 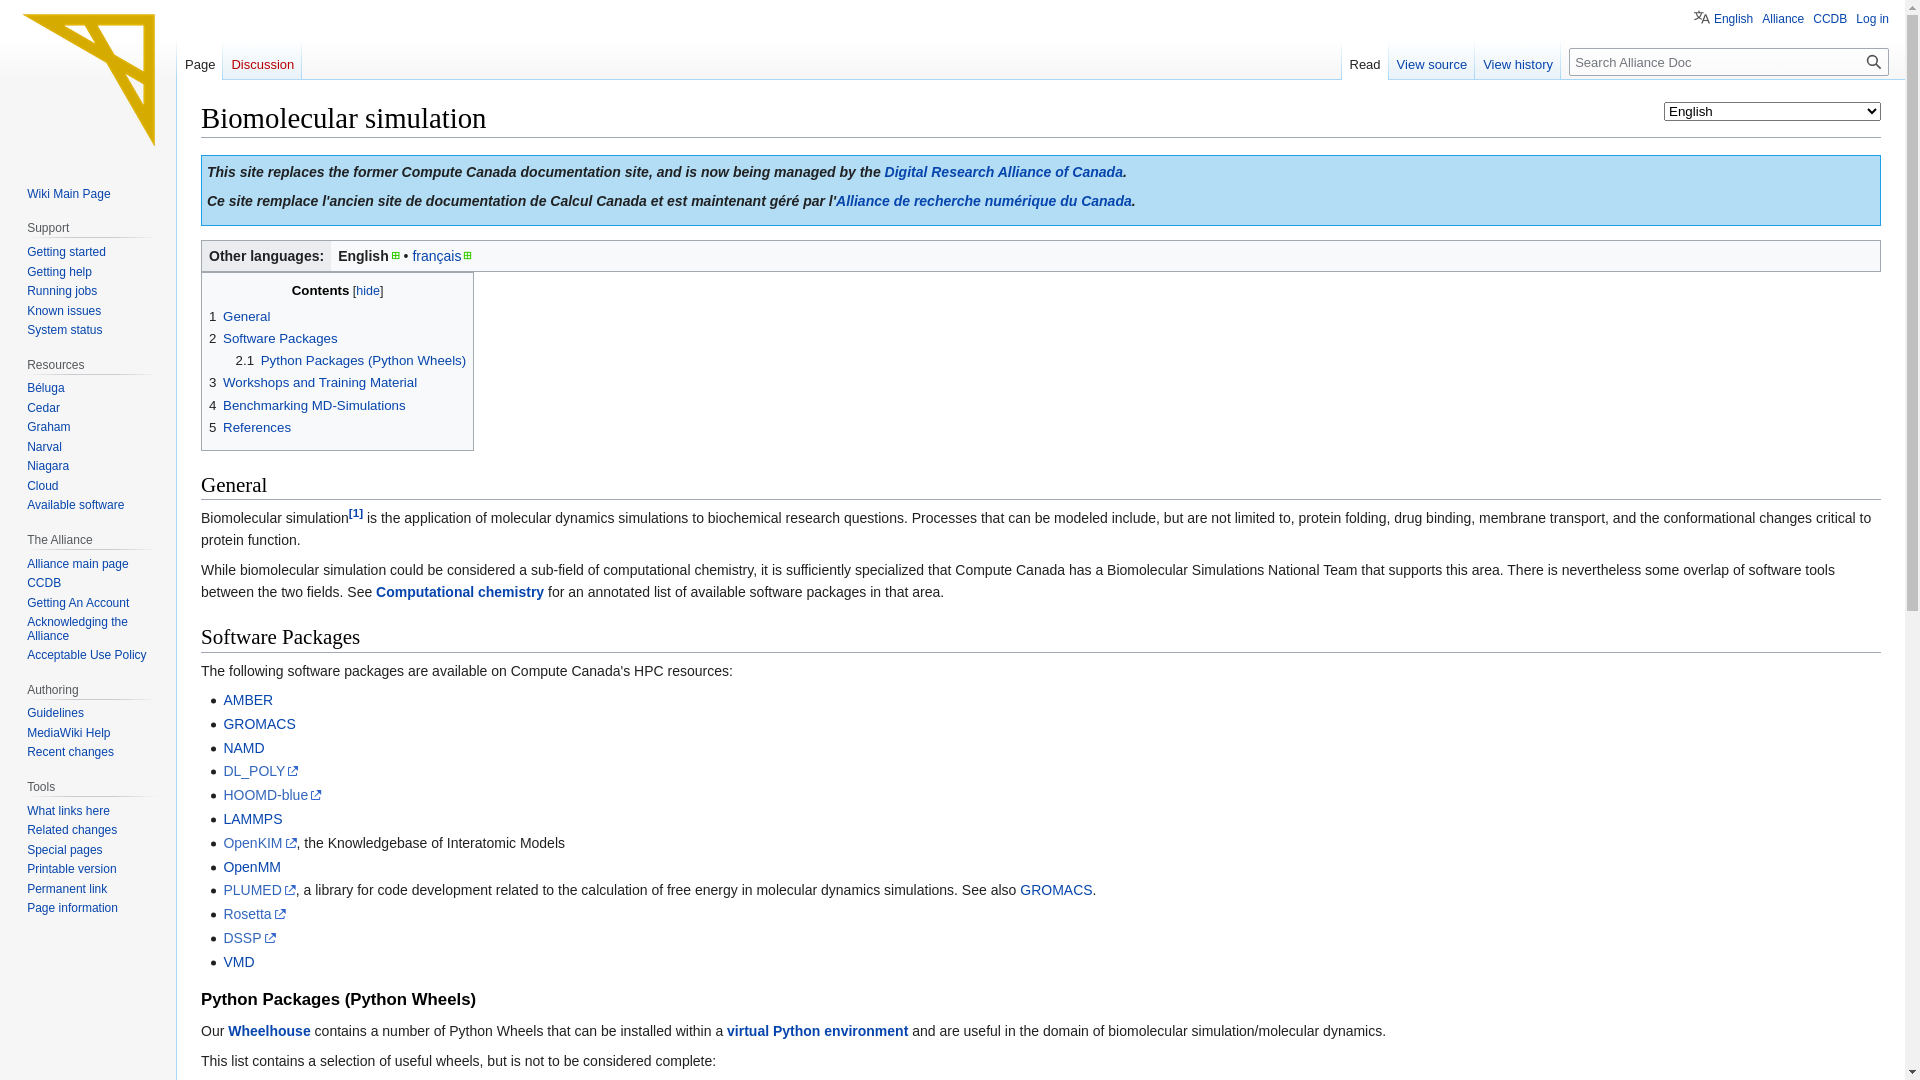 What do you see at coordinates (64, 329) in the screenshot?
I see `'System status'` at bounding box center [64, 329].